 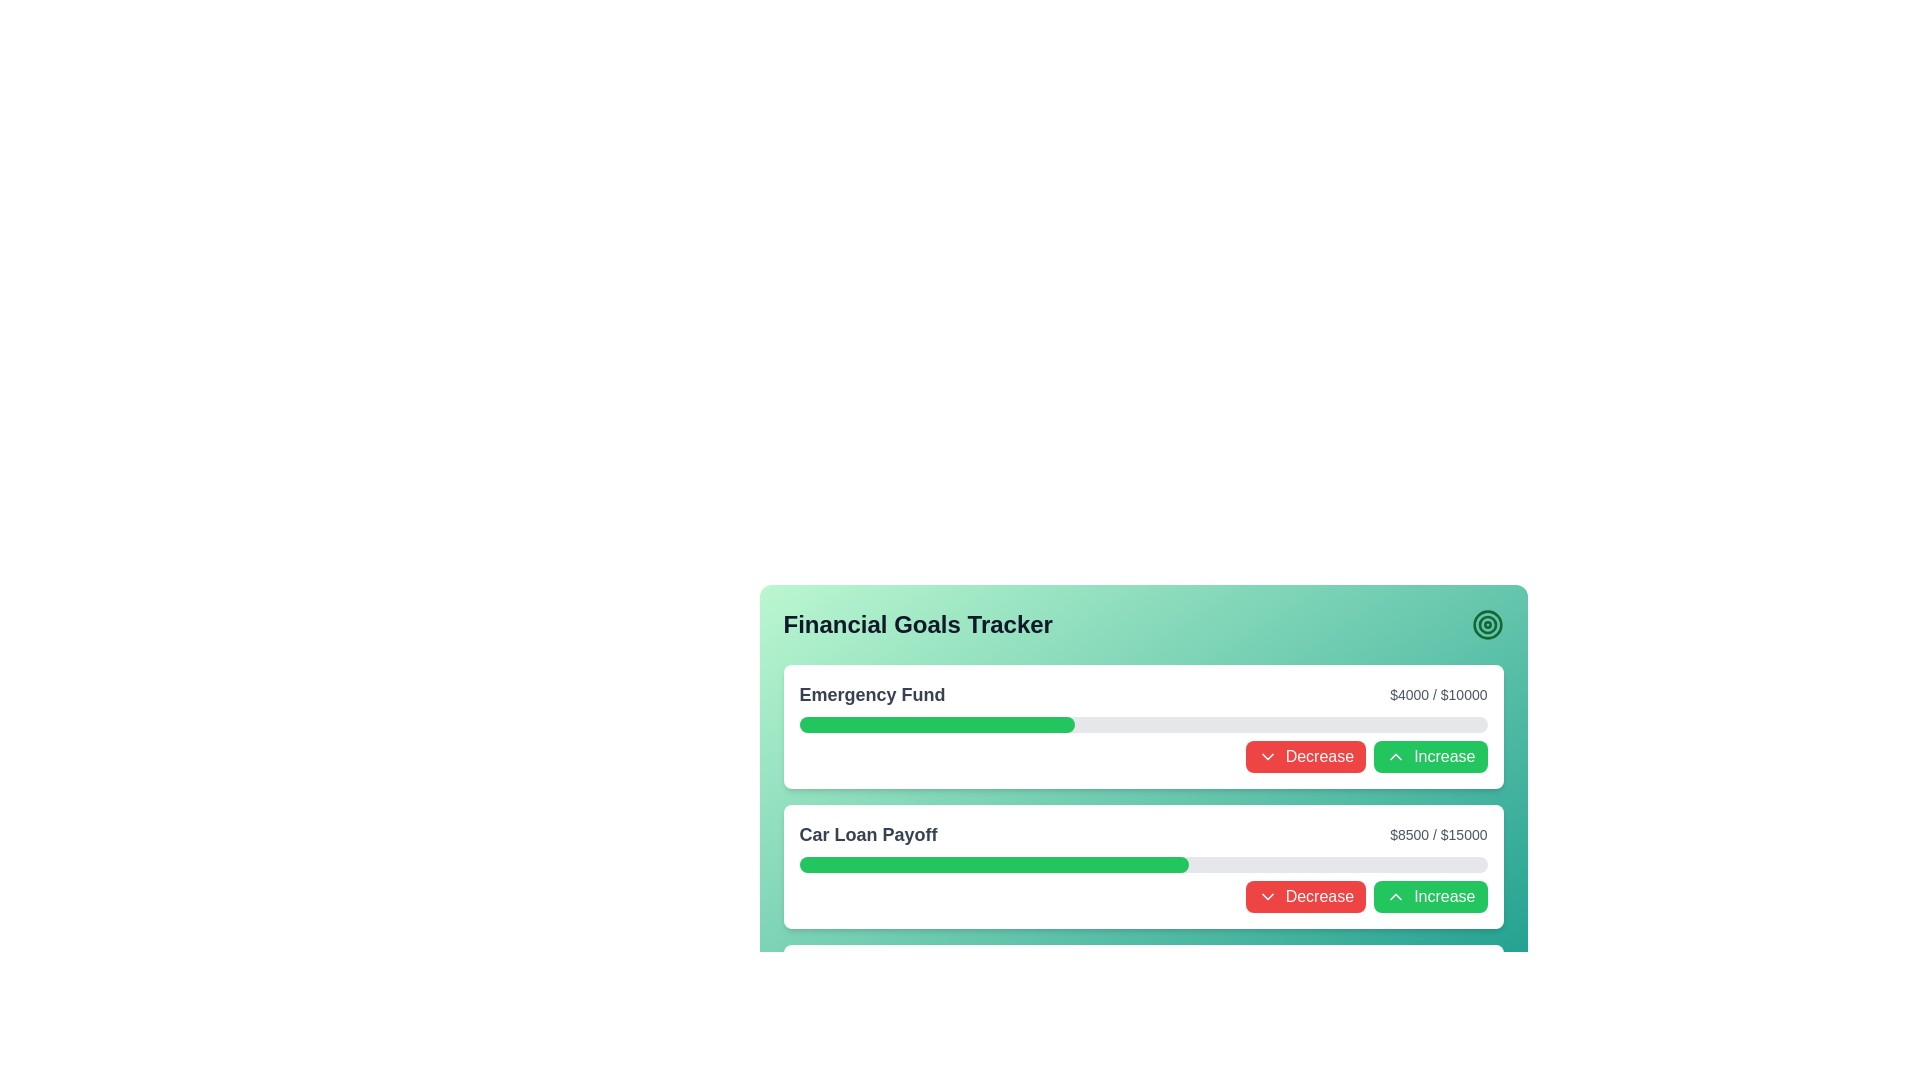 I want to click on the 'Decrease' button, which is a rectangular button with a red background and white text, located on the left side of a button grouping near the 'Emergency Fund' progress bar, so click(x=1305, y=756).